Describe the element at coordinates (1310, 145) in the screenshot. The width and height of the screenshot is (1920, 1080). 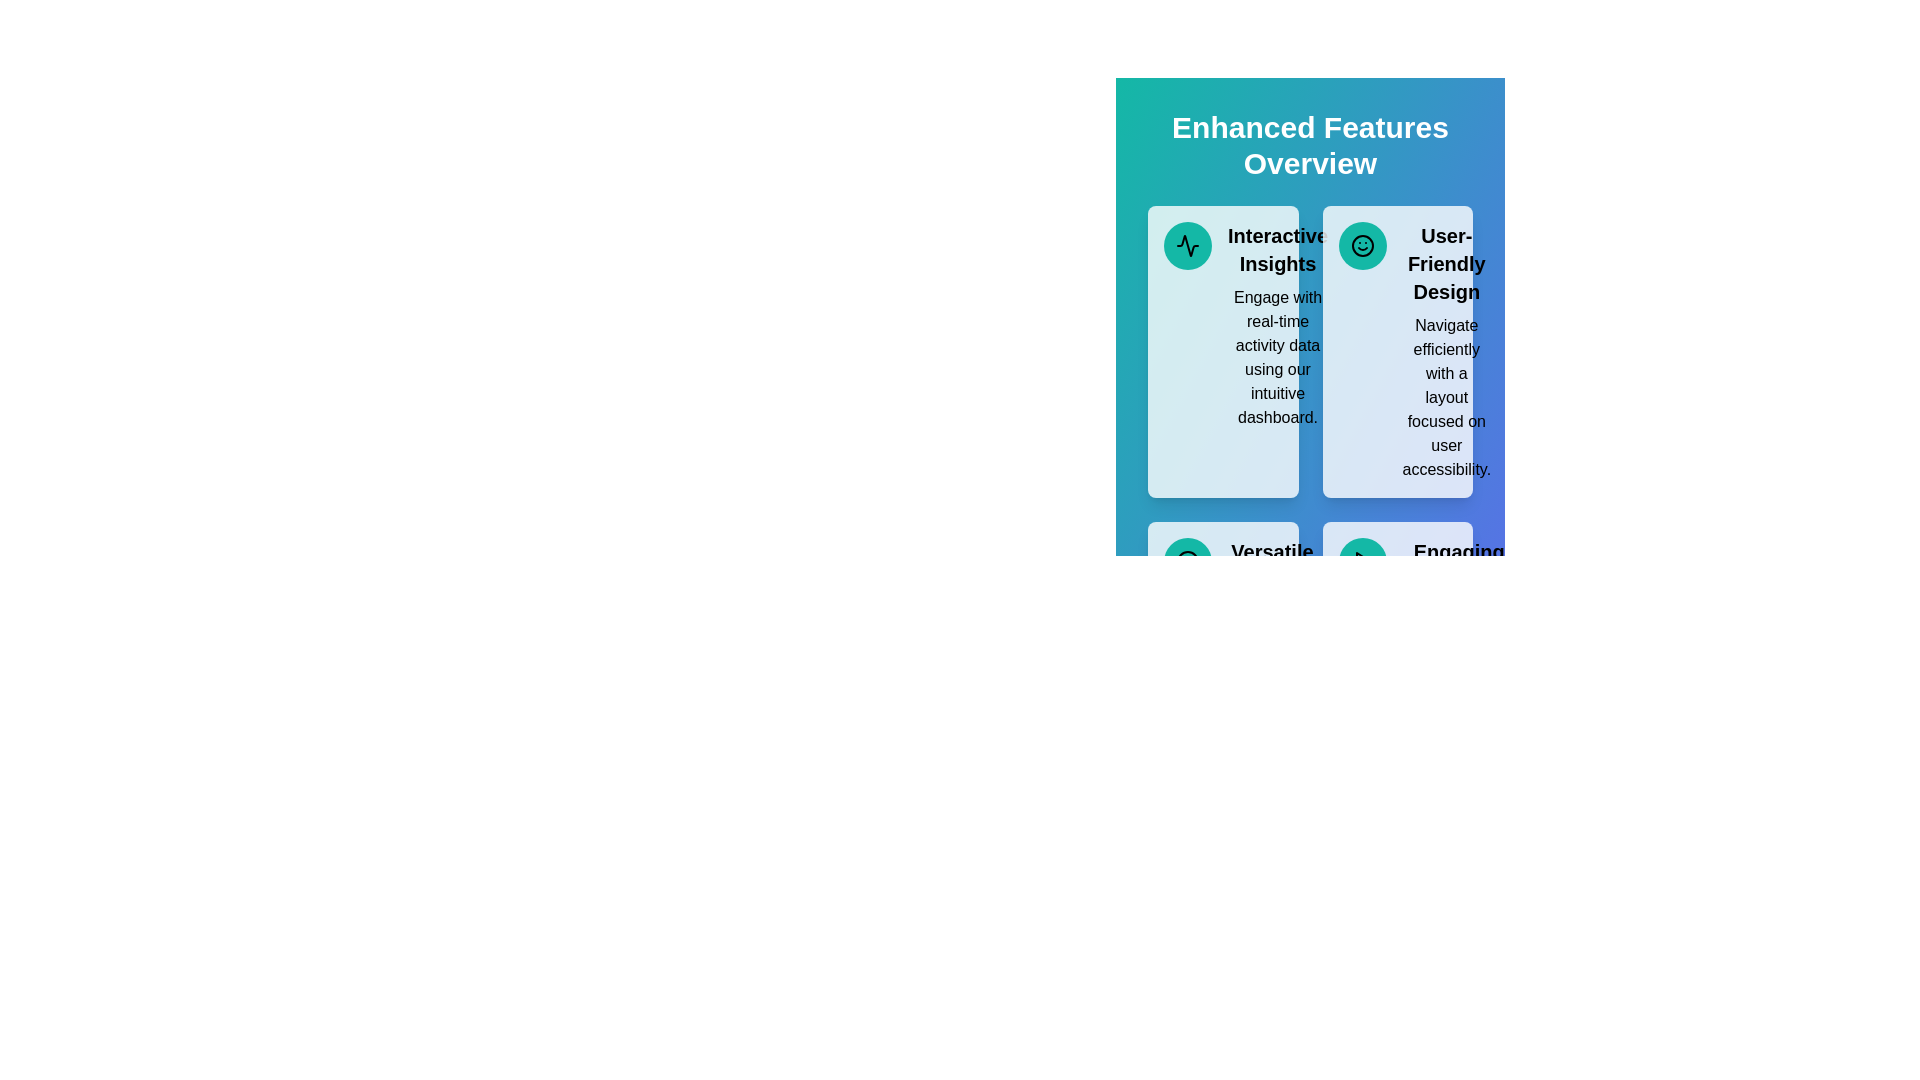
I see `title 'Enhanced Features Overview' displayed in bold, large font at the top center of the layout` at that location.